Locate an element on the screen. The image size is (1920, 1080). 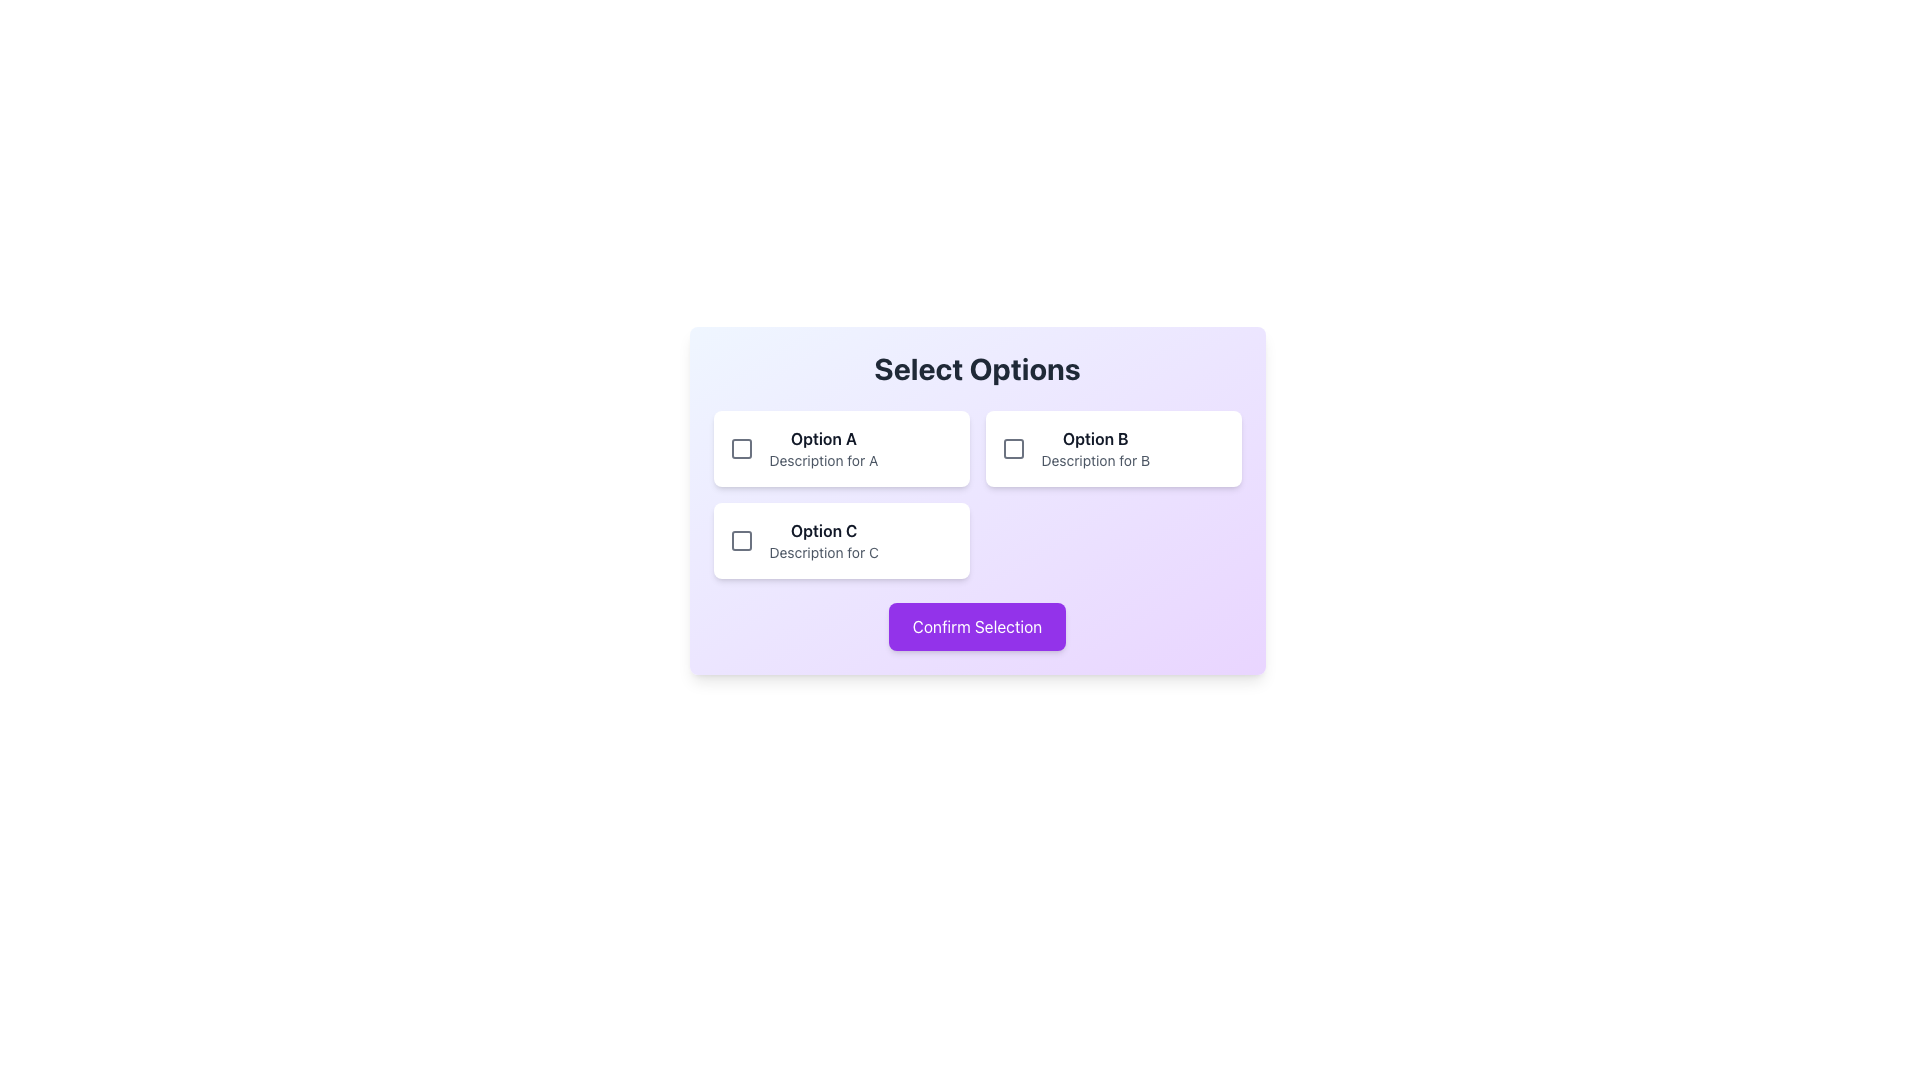
the confirmation button located at the bottom of the panel, below the options labeled 'Option A', 'Option B', and 'Option C', to confirm the user's selection is located at coordinates (977, 626).